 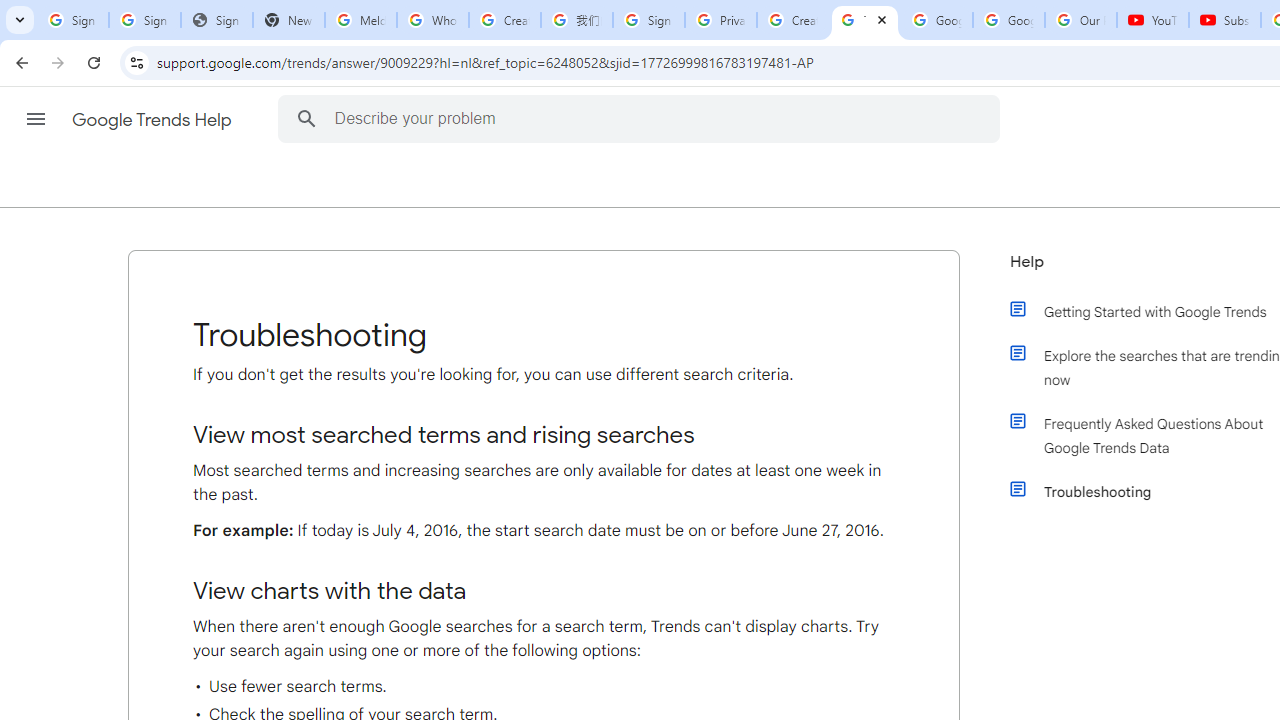 What do you see at coordinates (865, 20) in the screenshot?
I see `'Troubleshooting - Google Trends Help'` at bounding box center [865, 20].